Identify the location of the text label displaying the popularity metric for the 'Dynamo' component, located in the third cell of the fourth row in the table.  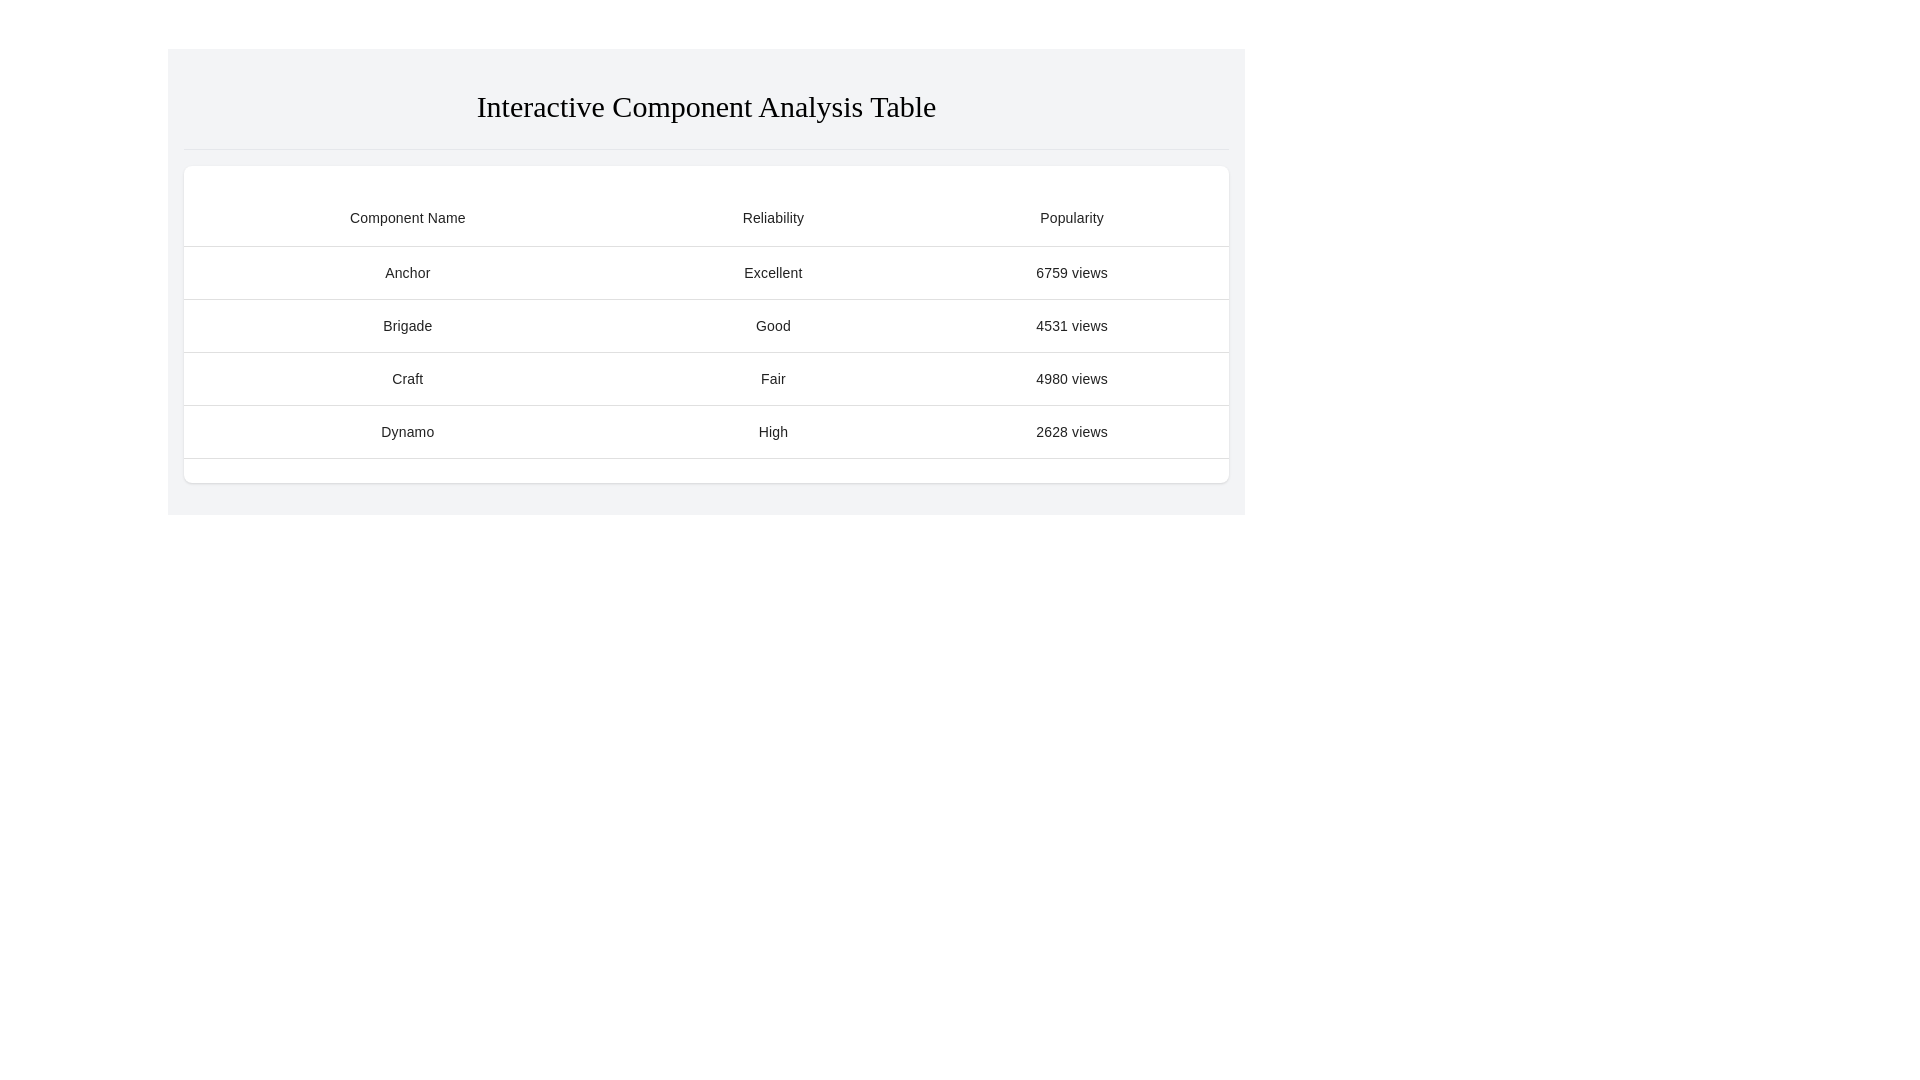
(1071, 431).